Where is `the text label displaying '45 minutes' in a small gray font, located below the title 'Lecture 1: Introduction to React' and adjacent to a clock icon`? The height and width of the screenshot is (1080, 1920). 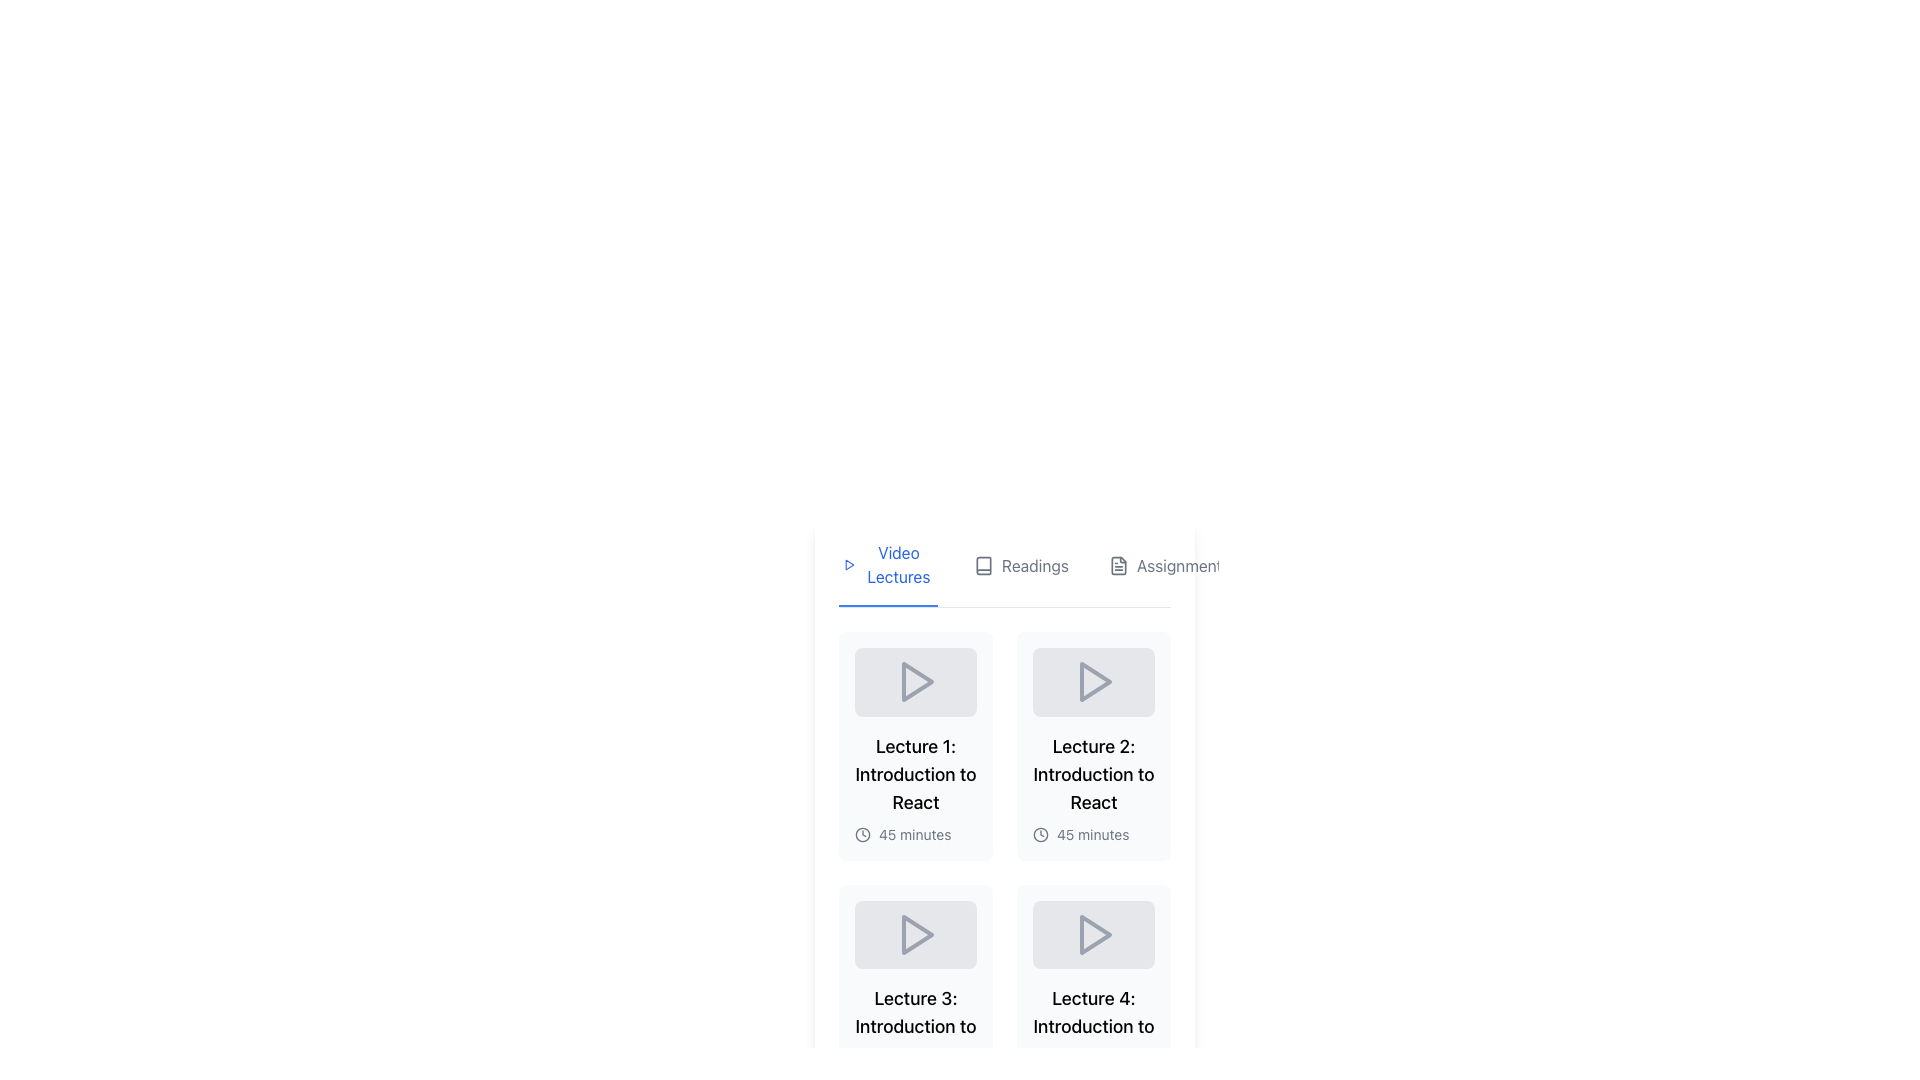
the text label displaying '45 minutes' in a small gray font, located below the title 'Lecture 1: Introduction to React' and adjacent to a clock icon is located at coordinates (914, 834).